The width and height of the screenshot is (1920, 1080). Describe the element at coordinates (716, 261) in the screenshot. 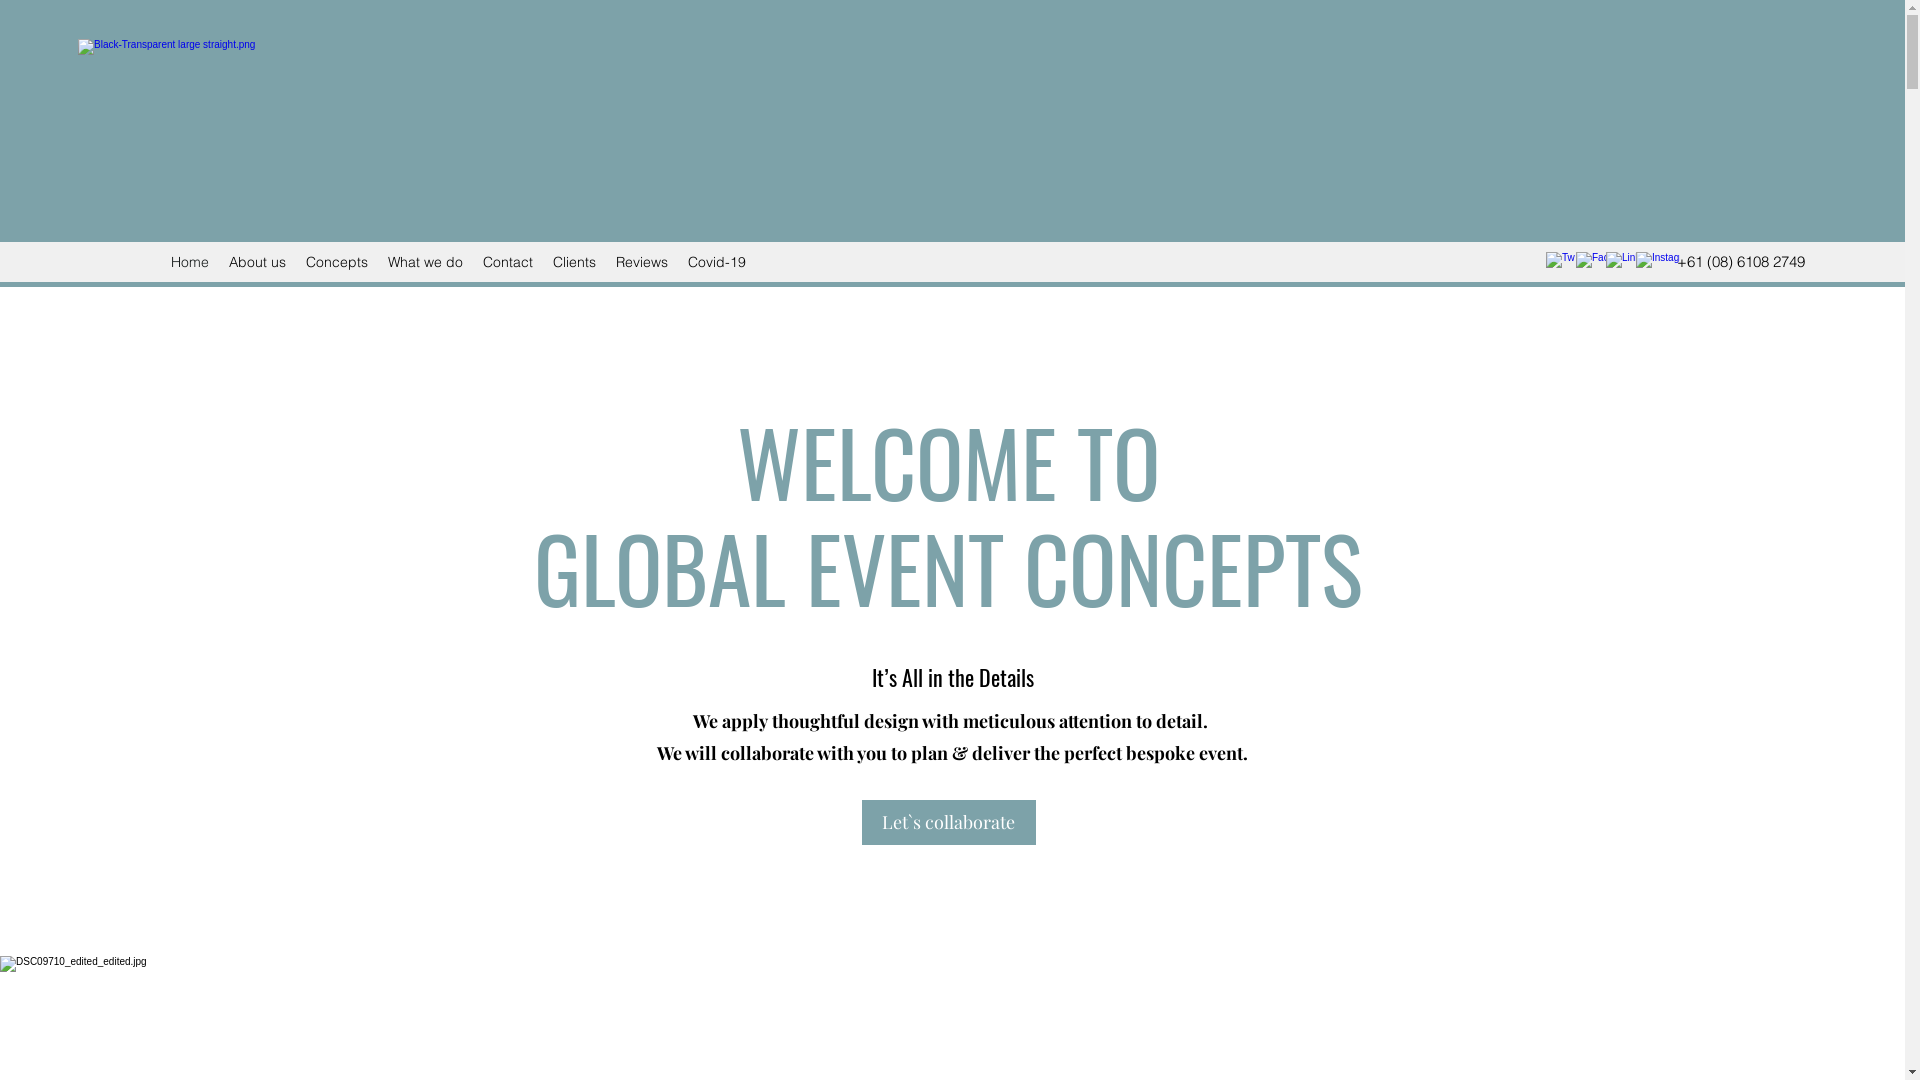

I see `'Covid-19'` at that location.